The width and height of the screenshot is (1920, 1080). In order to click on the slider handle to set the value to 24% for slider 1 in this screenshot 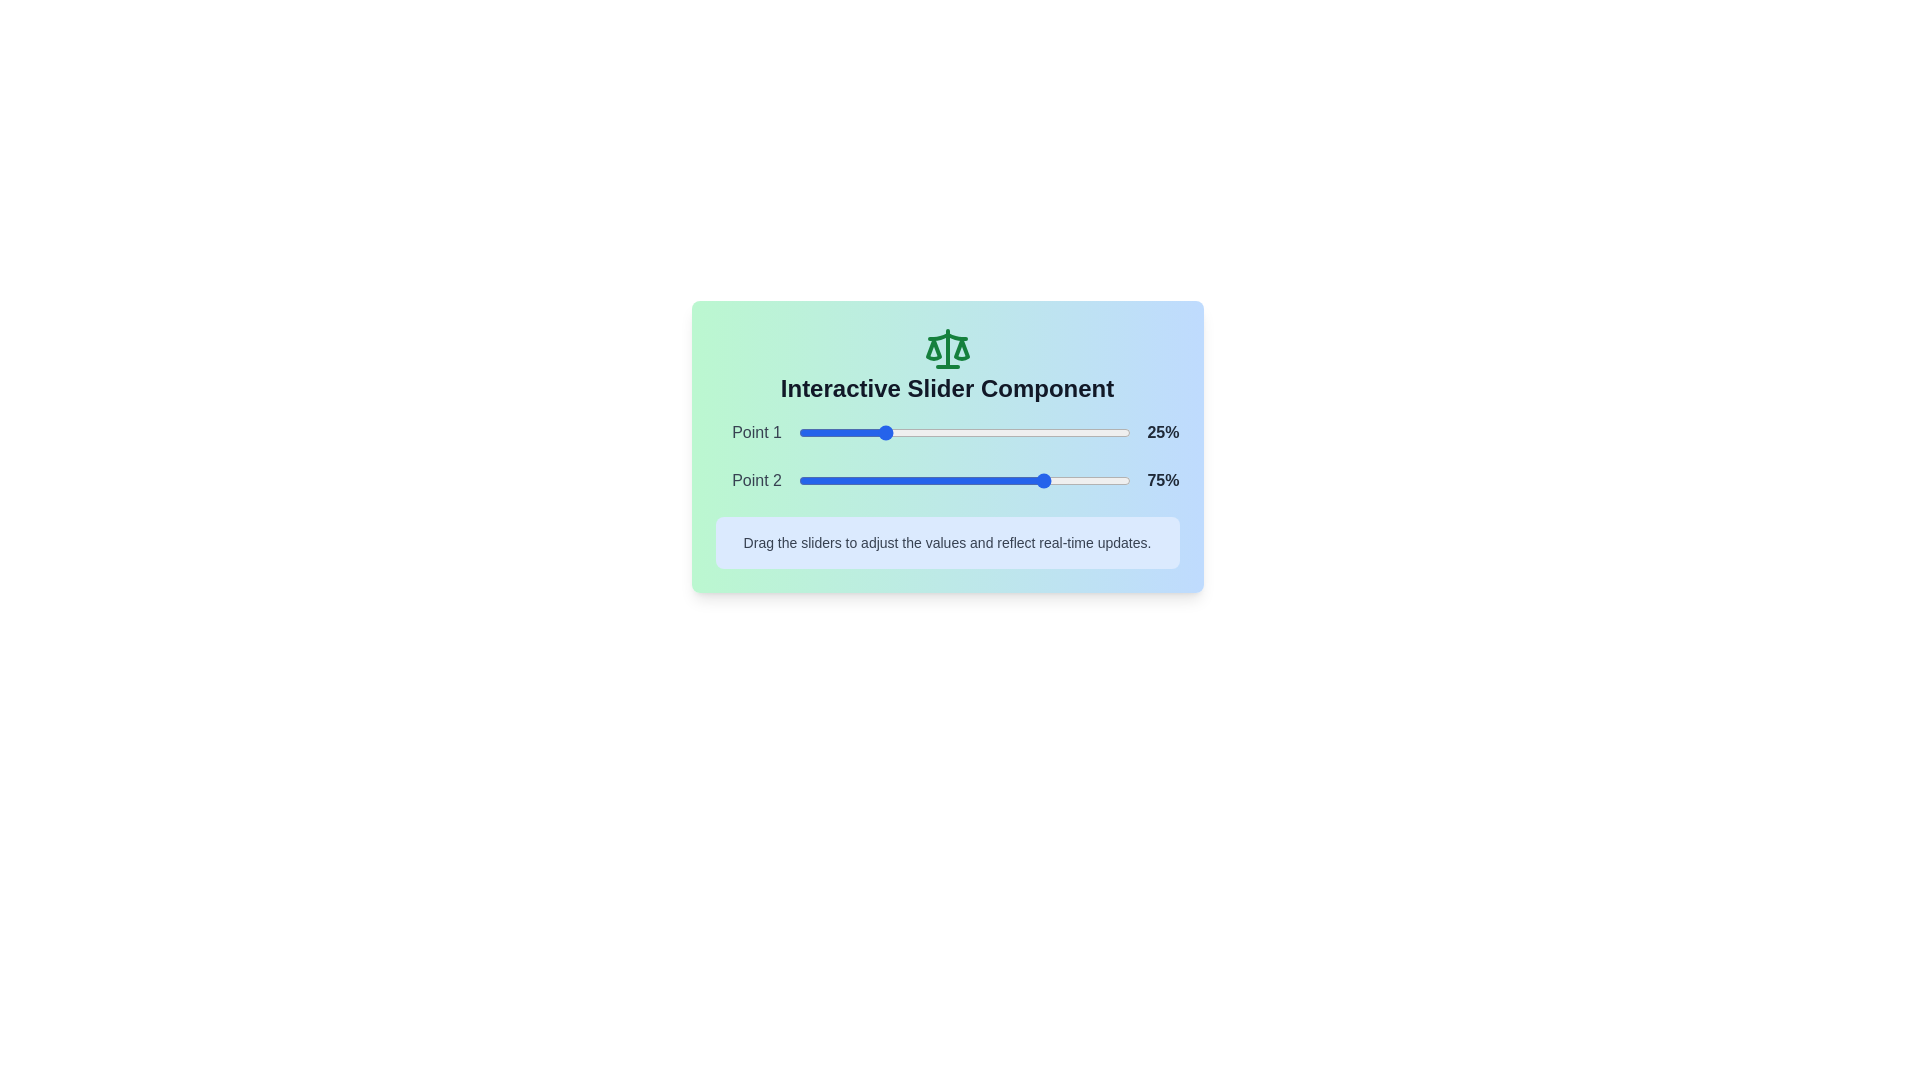, I will do `click(878, 431)`.